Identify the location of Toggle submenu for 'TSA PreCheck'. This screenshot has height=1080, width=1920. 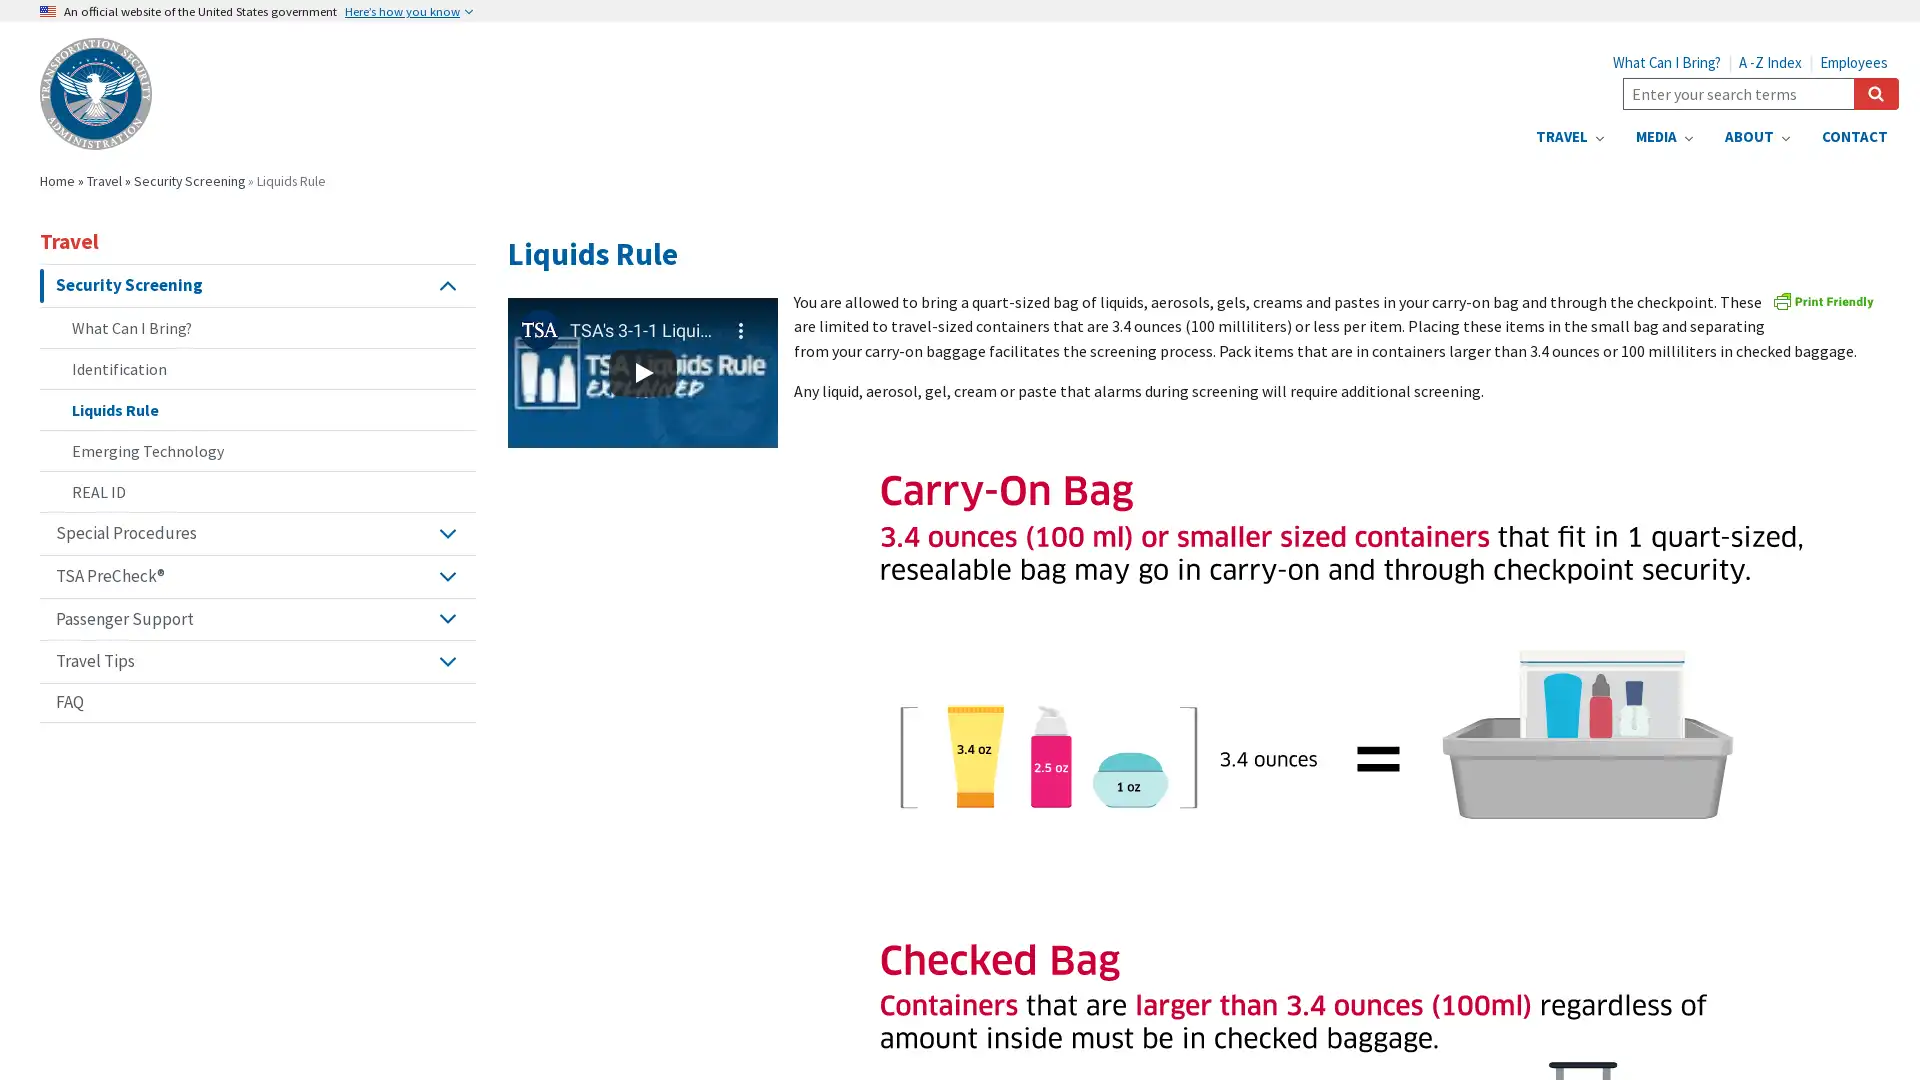
(446, 575).